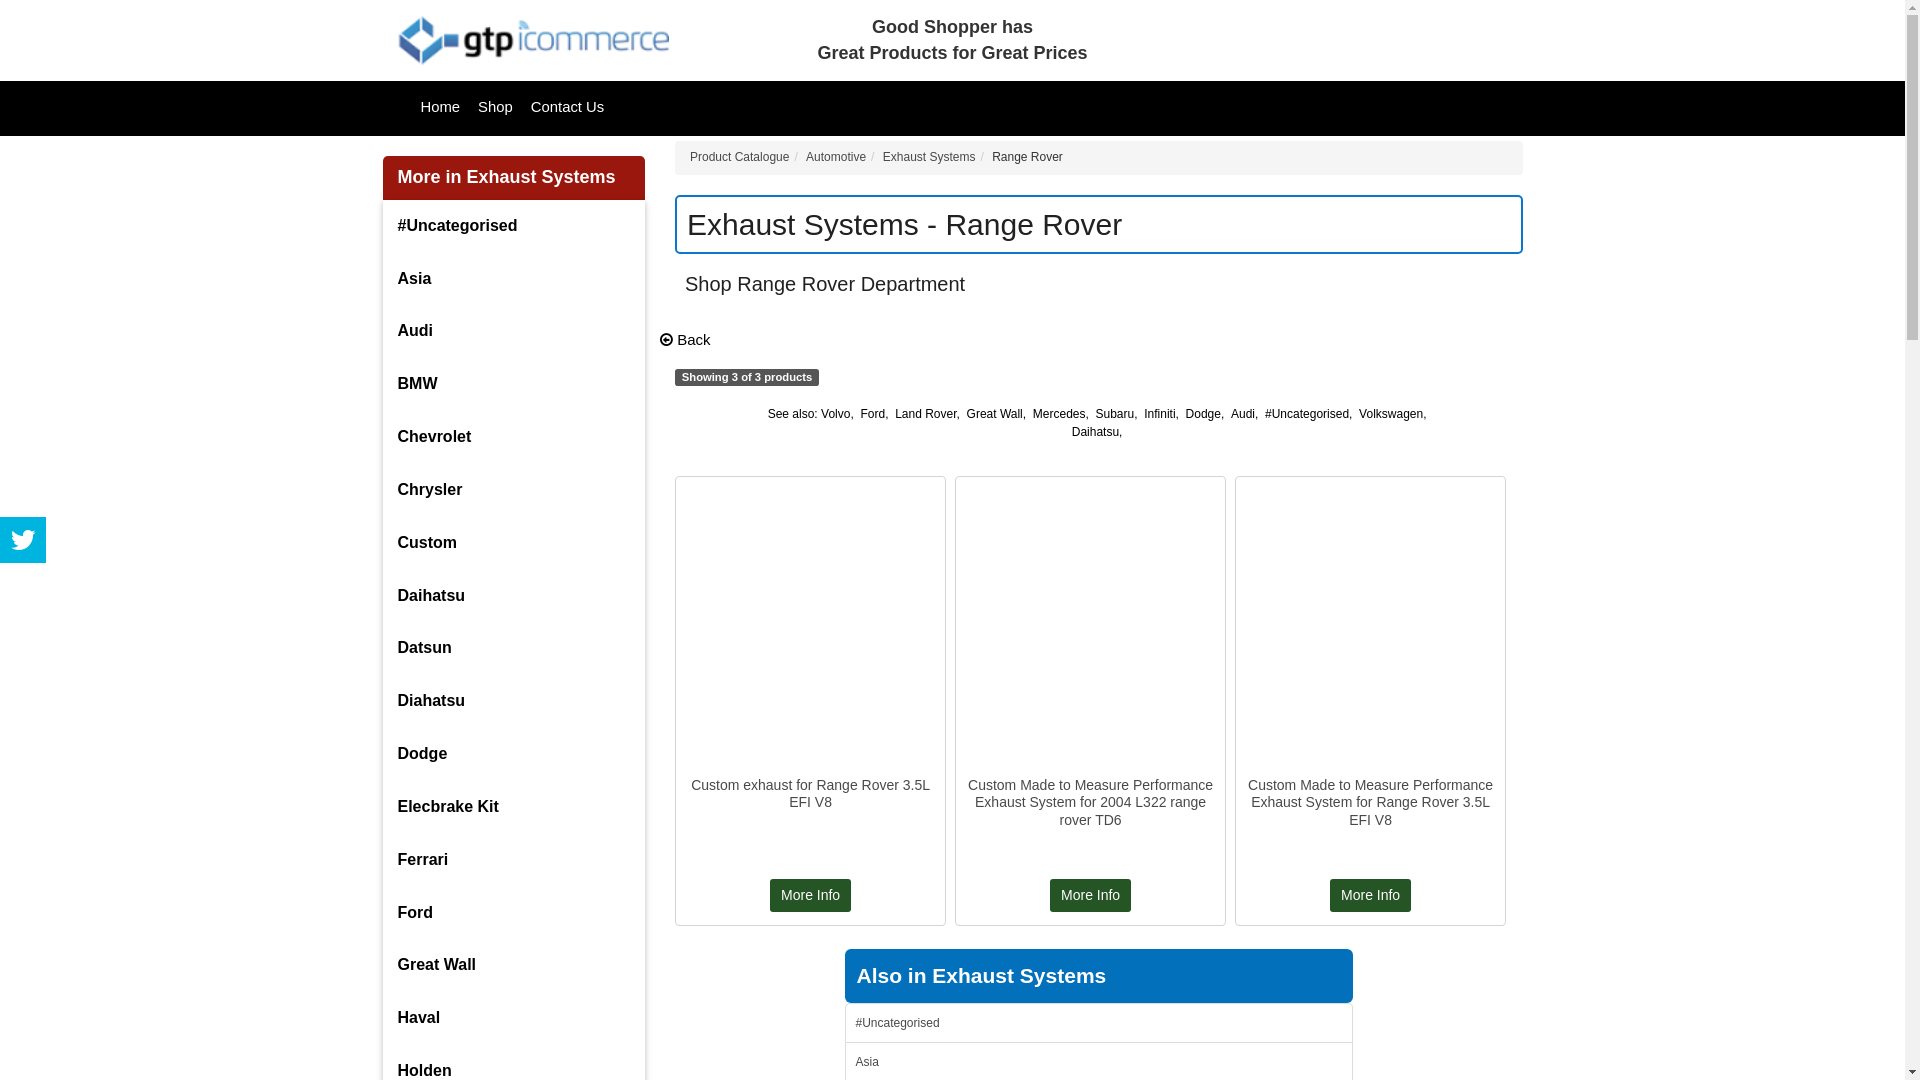 This screenshot has width=1920, height=1080. I want to click on 'Shop', so click(495, 107).